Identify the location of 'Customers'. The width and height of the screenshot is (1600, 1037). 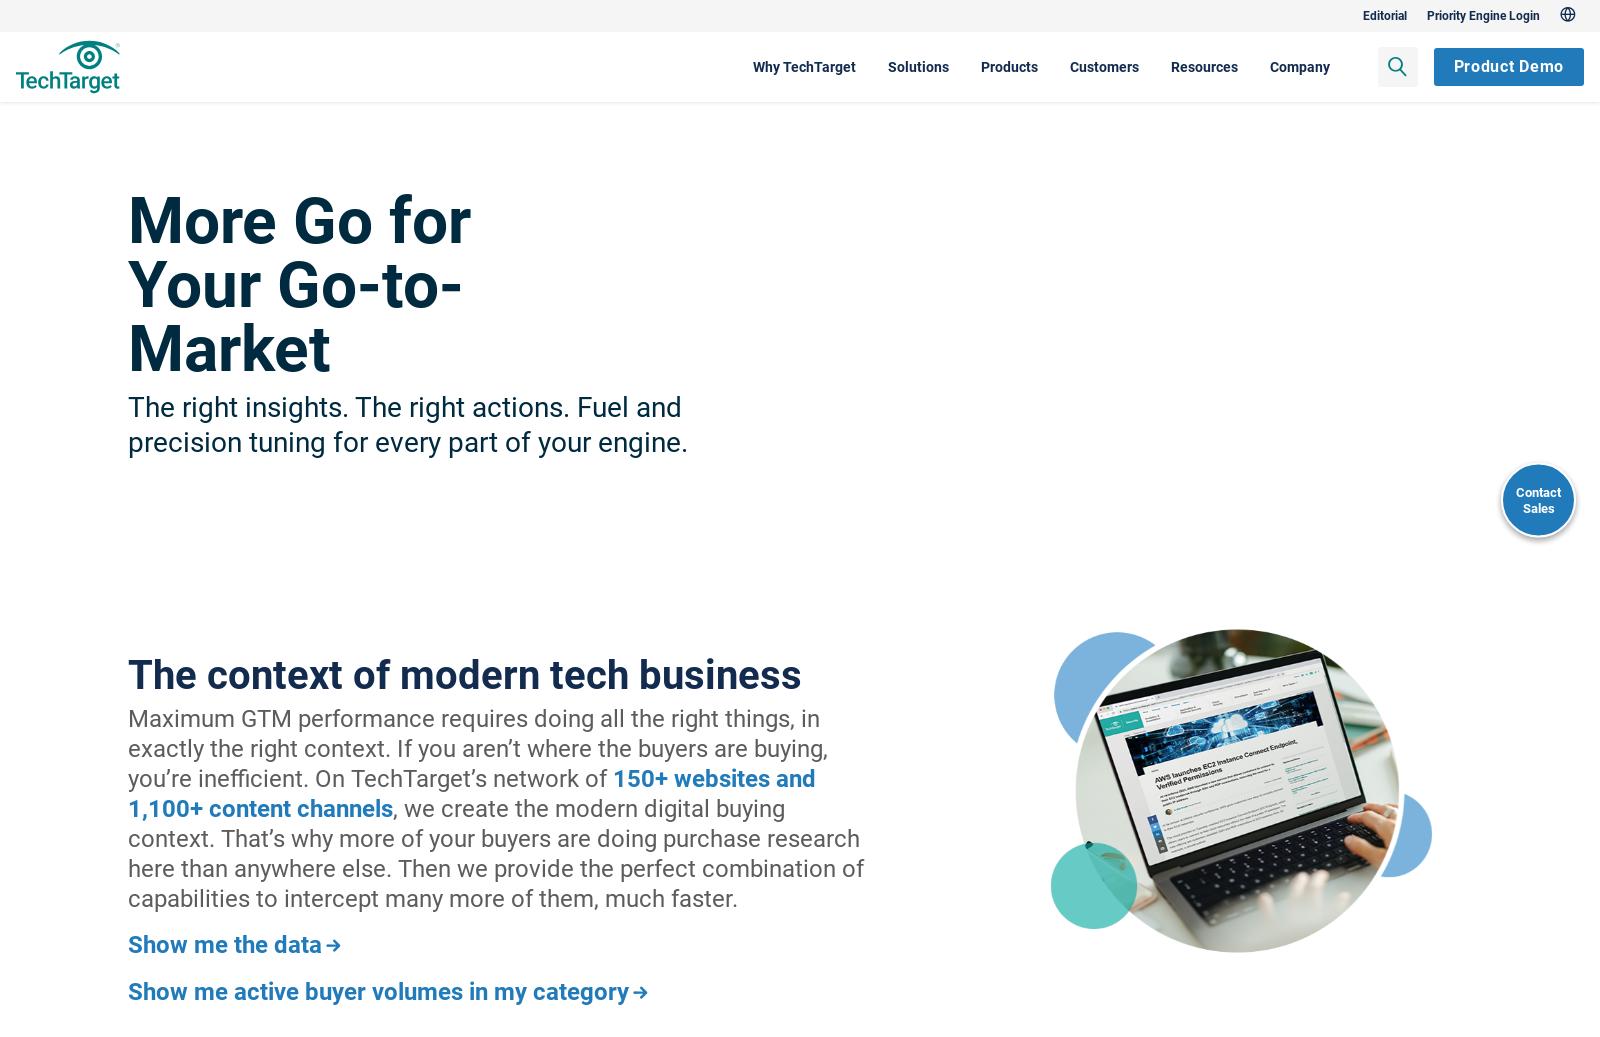
(990, 65).